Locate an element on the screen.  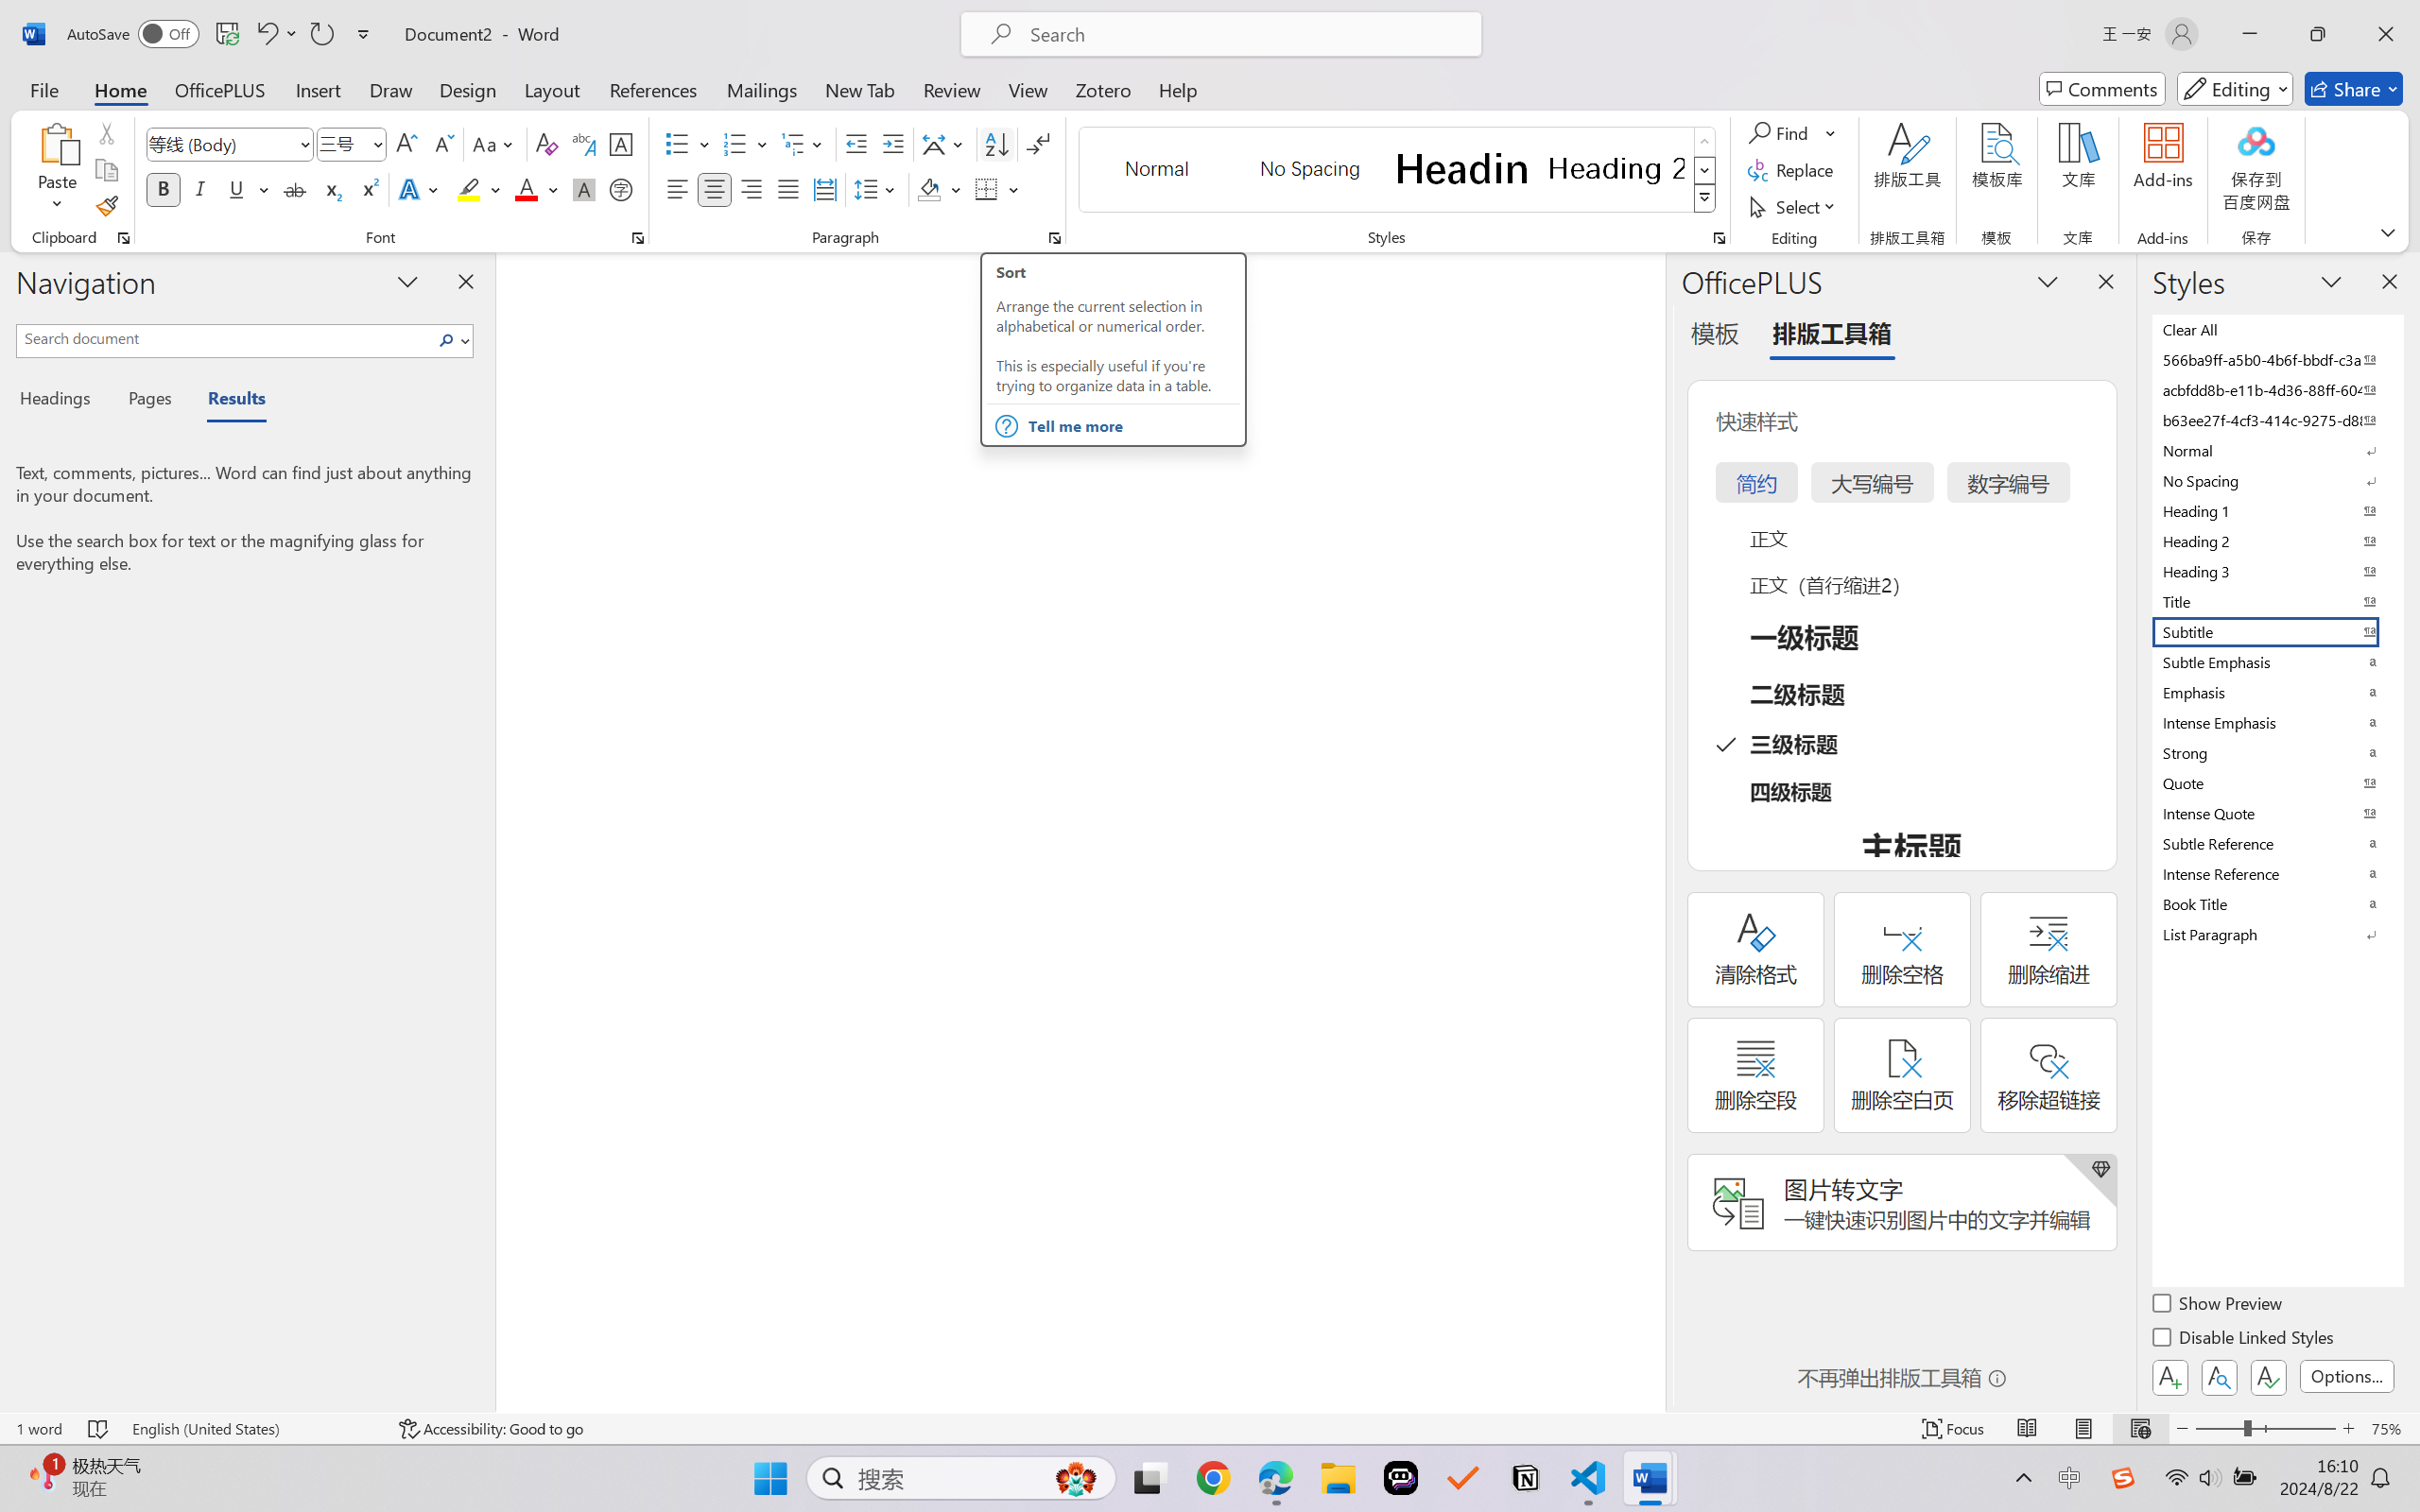
'Mailings' is located at coordinates (762, 88).